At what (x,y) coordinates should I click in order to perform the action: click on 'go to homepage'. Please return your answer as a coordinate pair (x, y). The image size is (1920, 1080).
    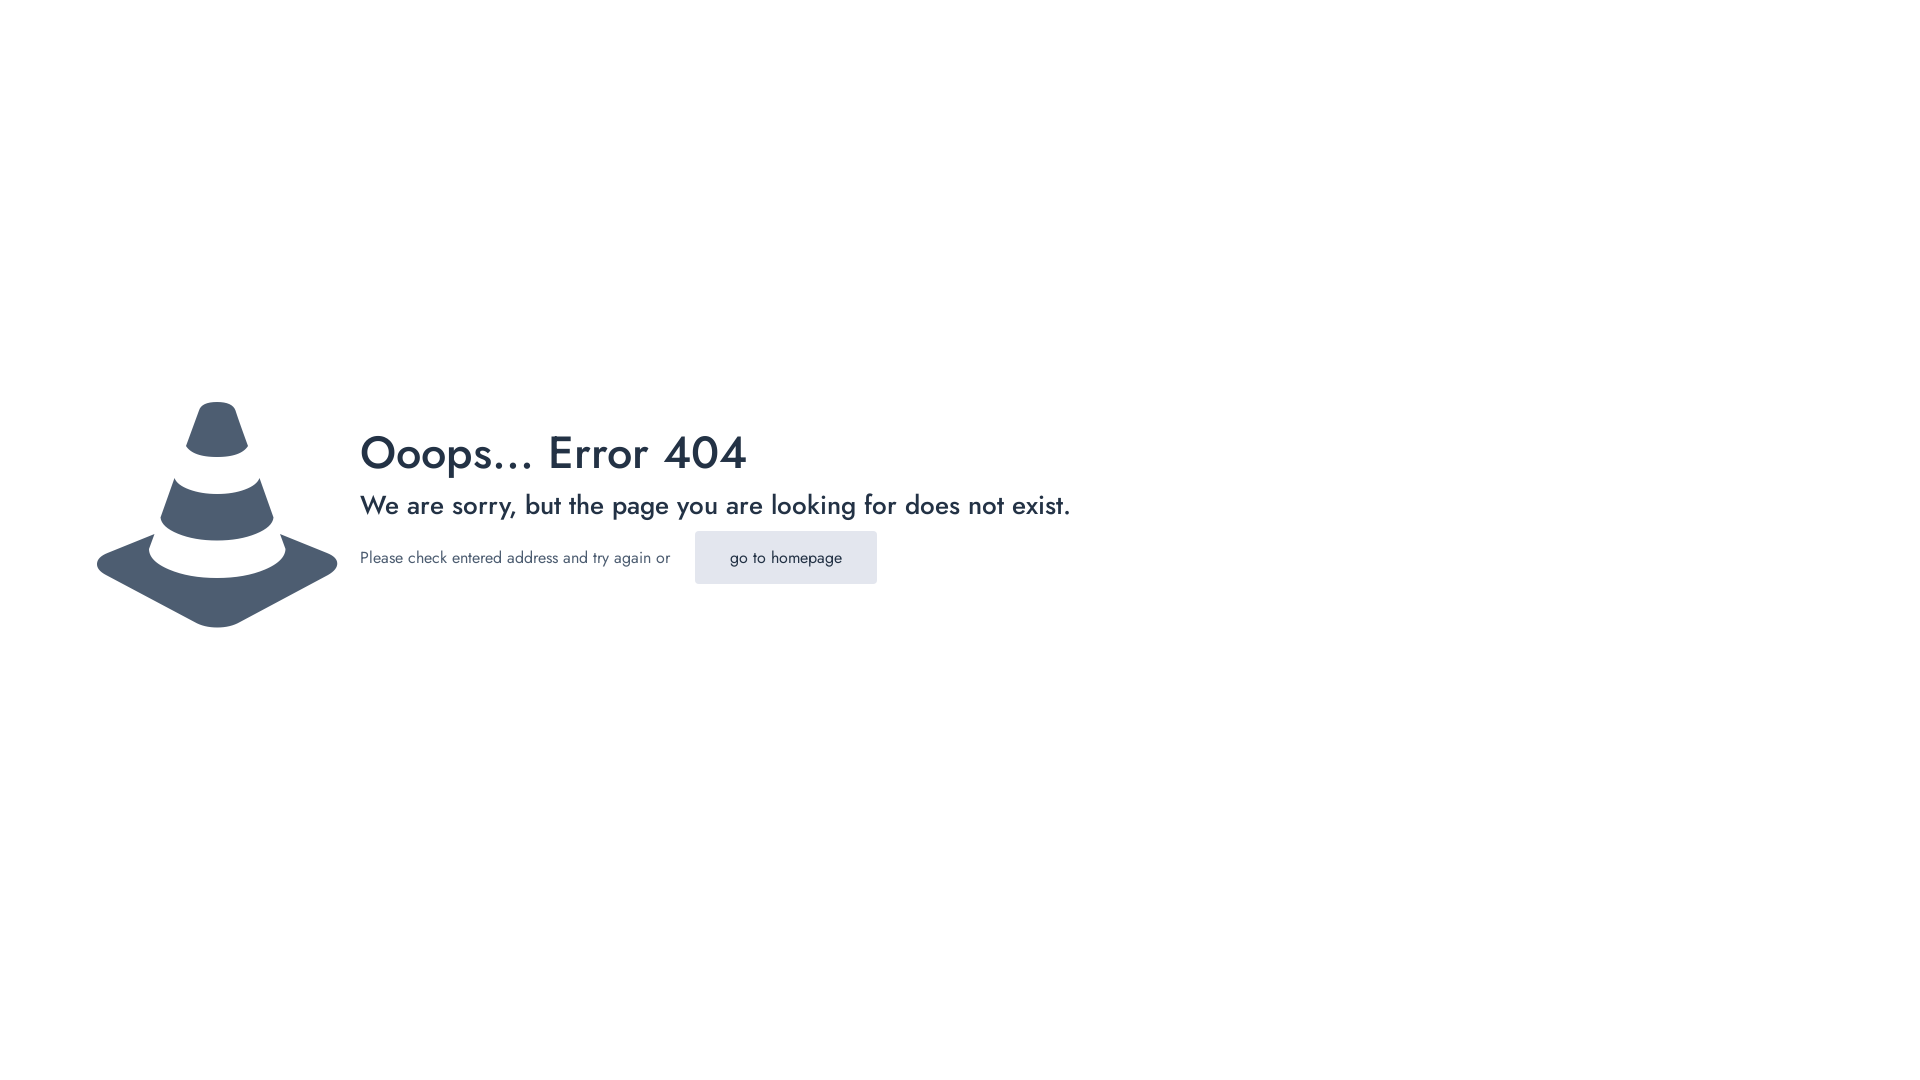
    Looking at the image, I should click on (785, 557).